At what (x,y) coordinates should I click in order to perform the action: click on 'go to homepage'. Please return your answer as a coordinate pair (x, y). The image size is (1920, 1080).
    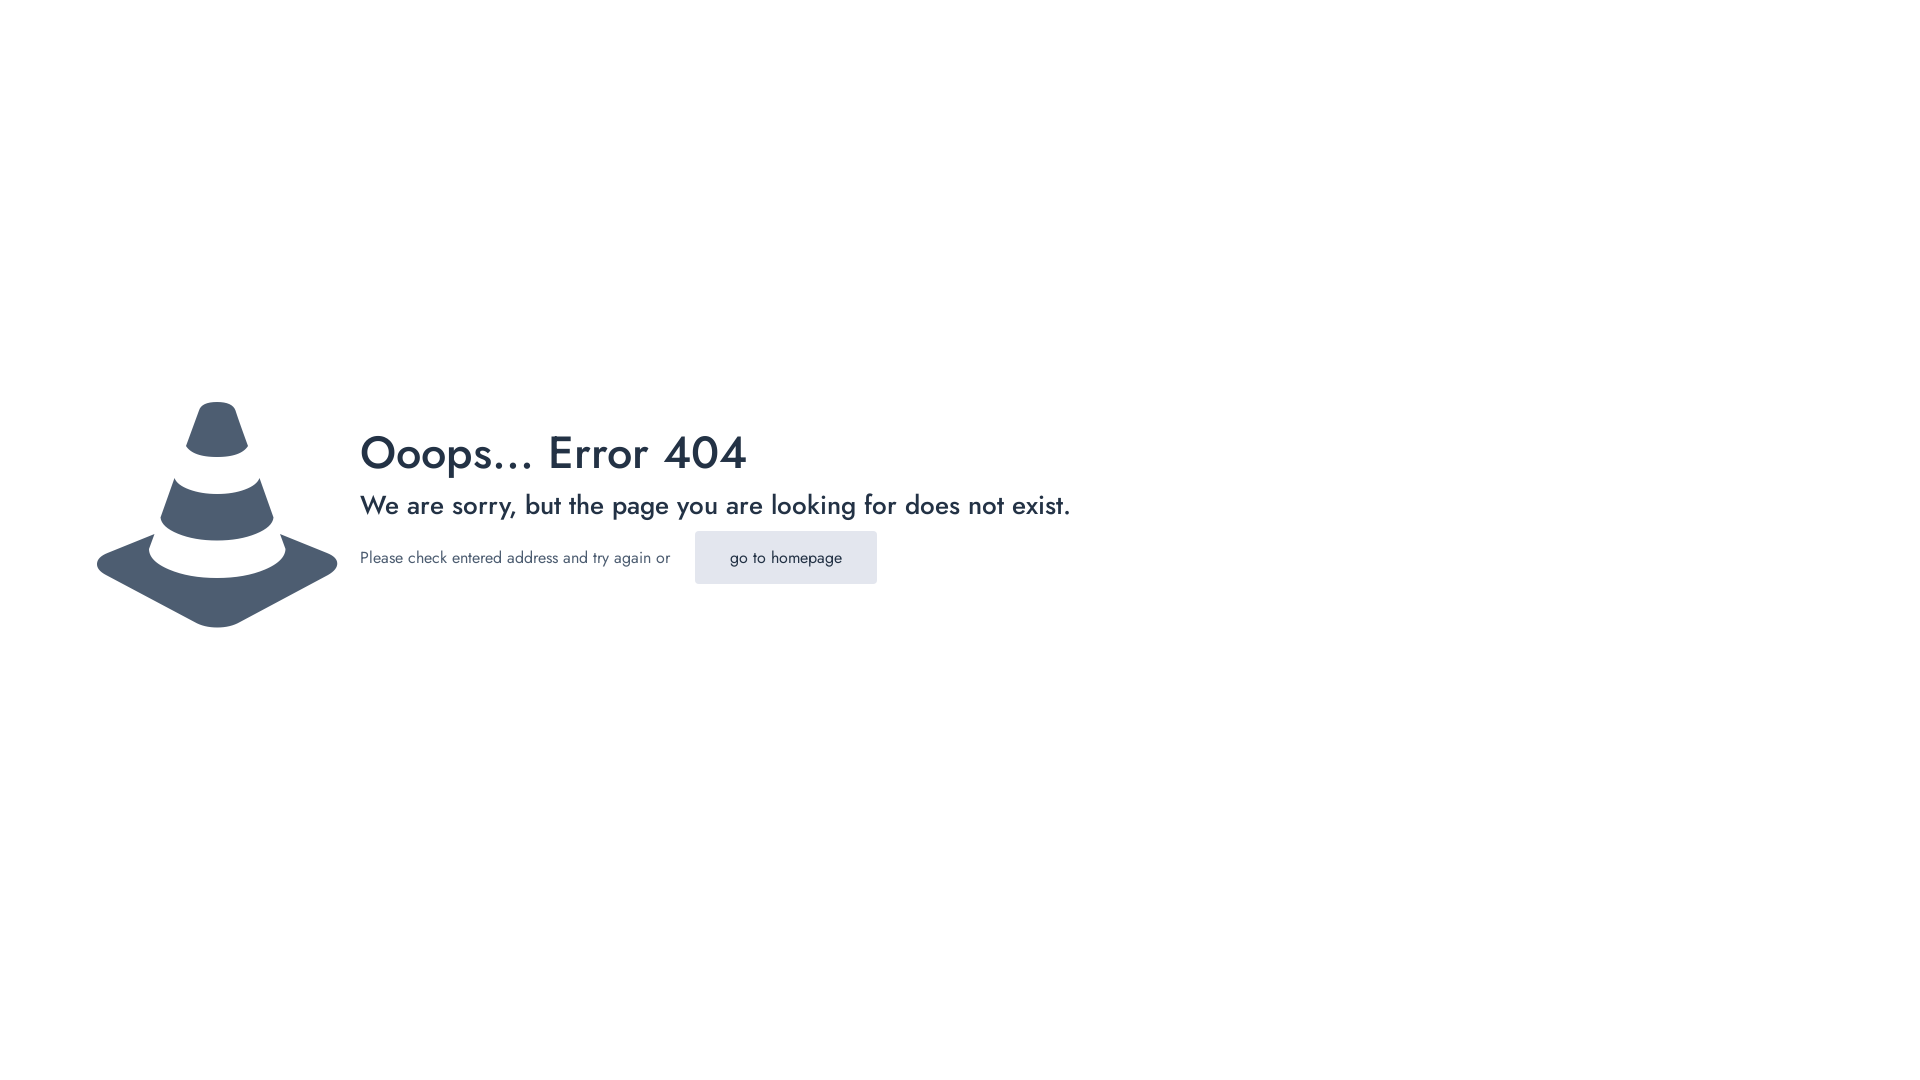
    Looking at the image, I should click on (785, 557).